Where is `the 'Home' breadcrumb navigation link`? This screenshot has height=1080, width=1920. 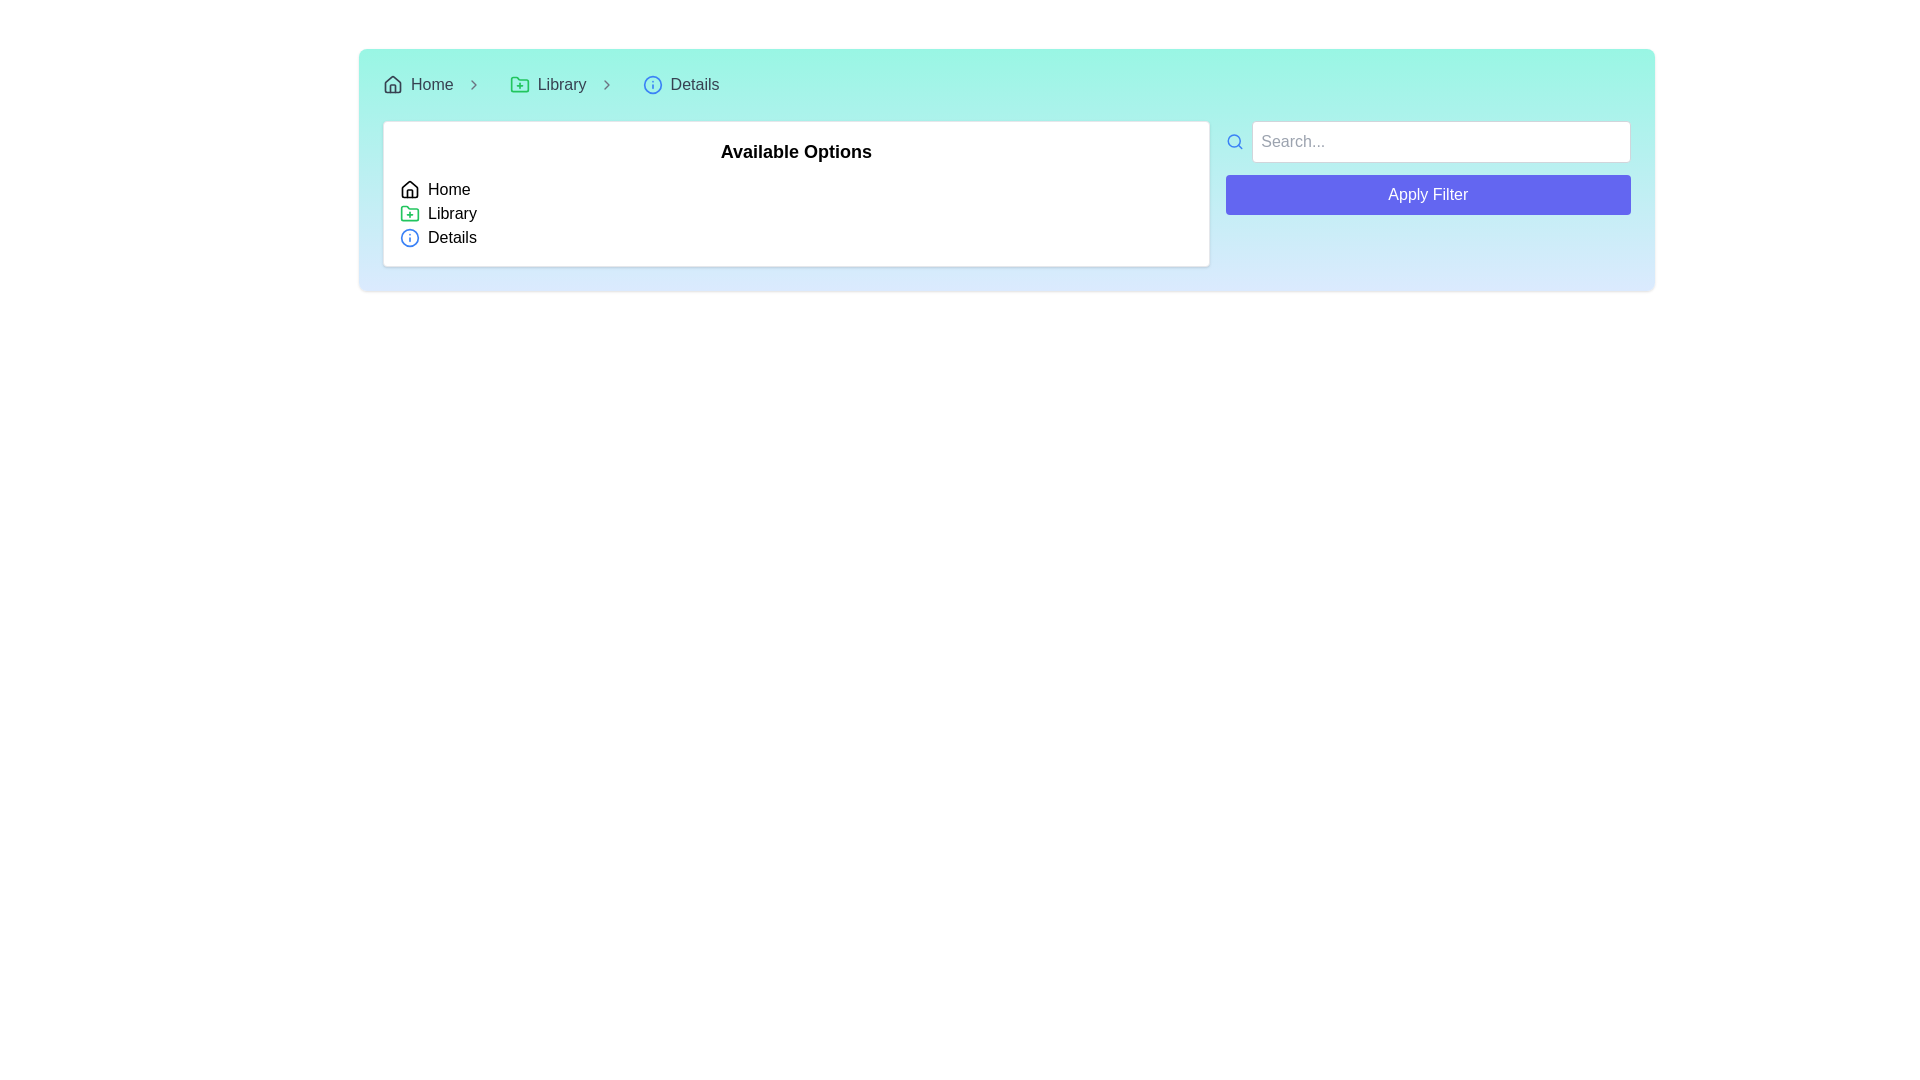 the 'Home' breadcrumb navigation link is located at coordinates (431, 83).